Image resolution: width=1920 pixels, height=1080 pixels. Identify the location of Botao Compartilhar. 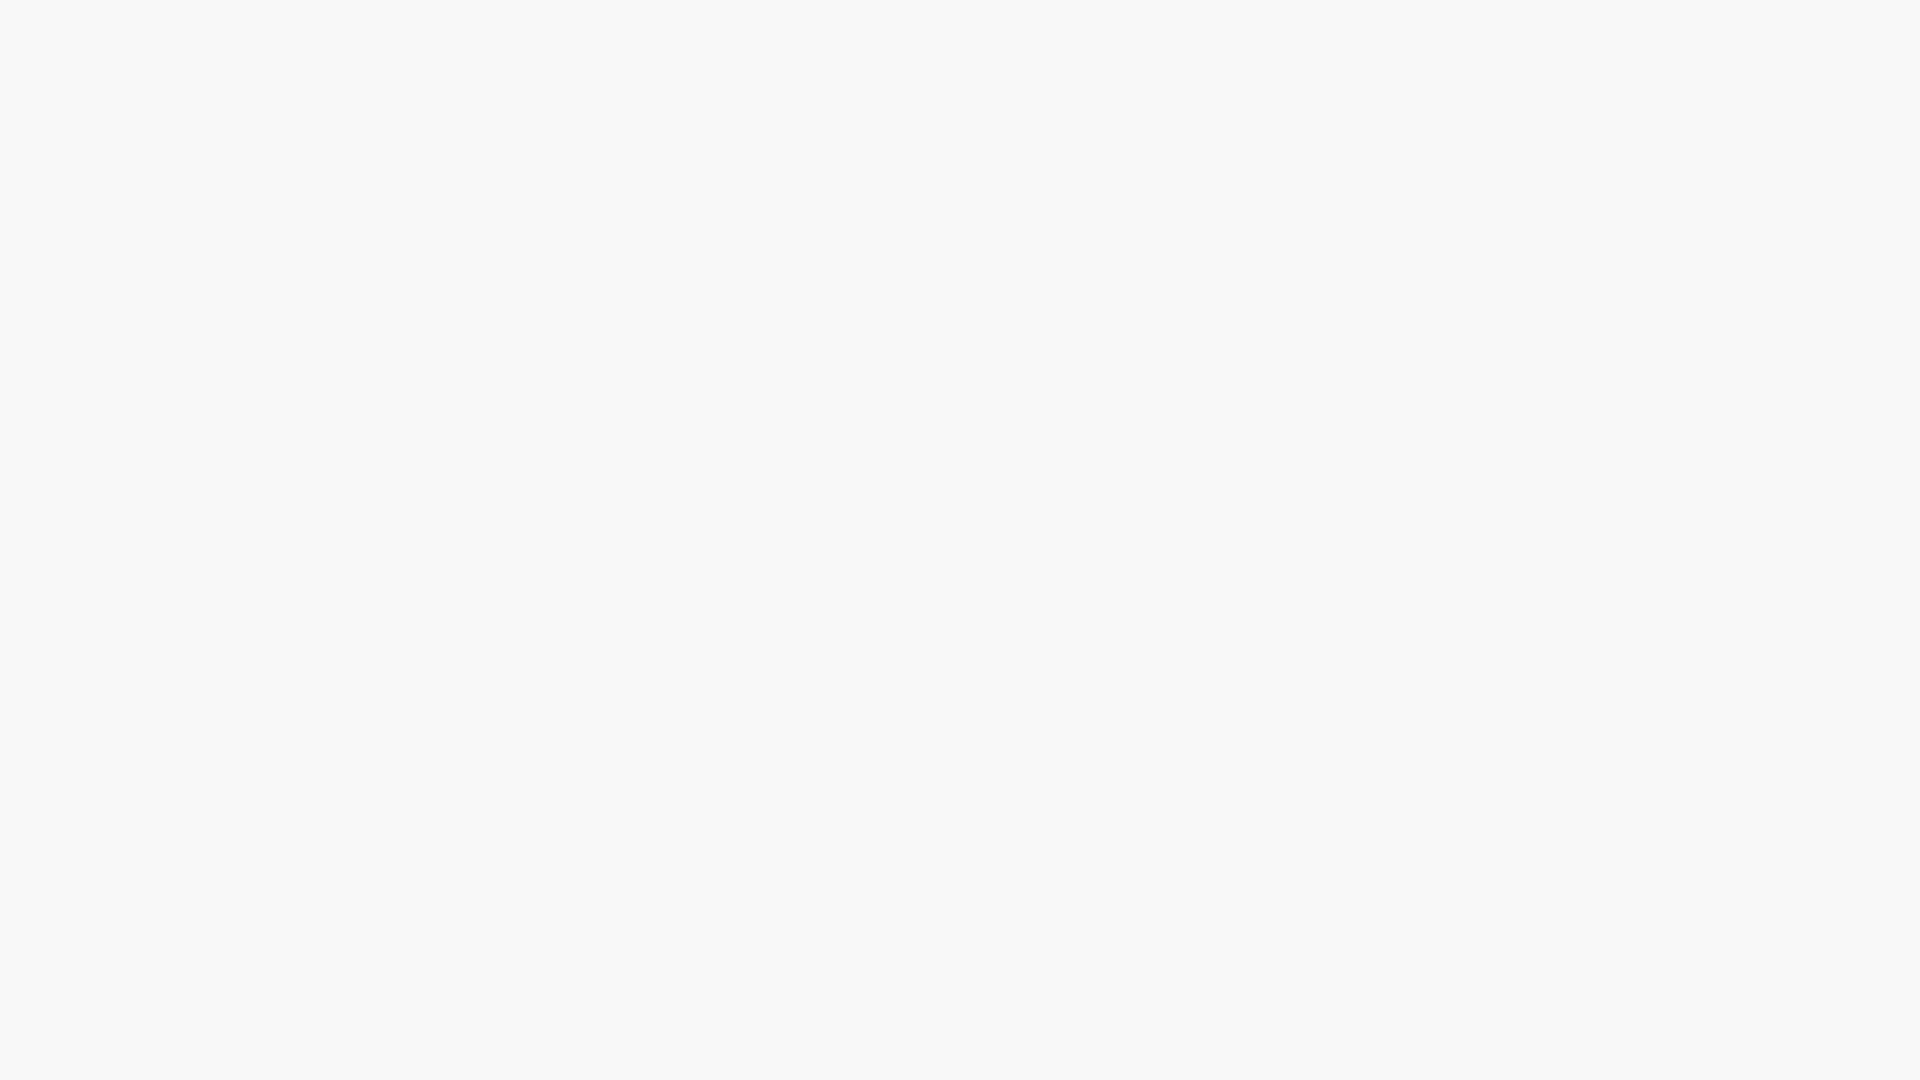
(325, 566).